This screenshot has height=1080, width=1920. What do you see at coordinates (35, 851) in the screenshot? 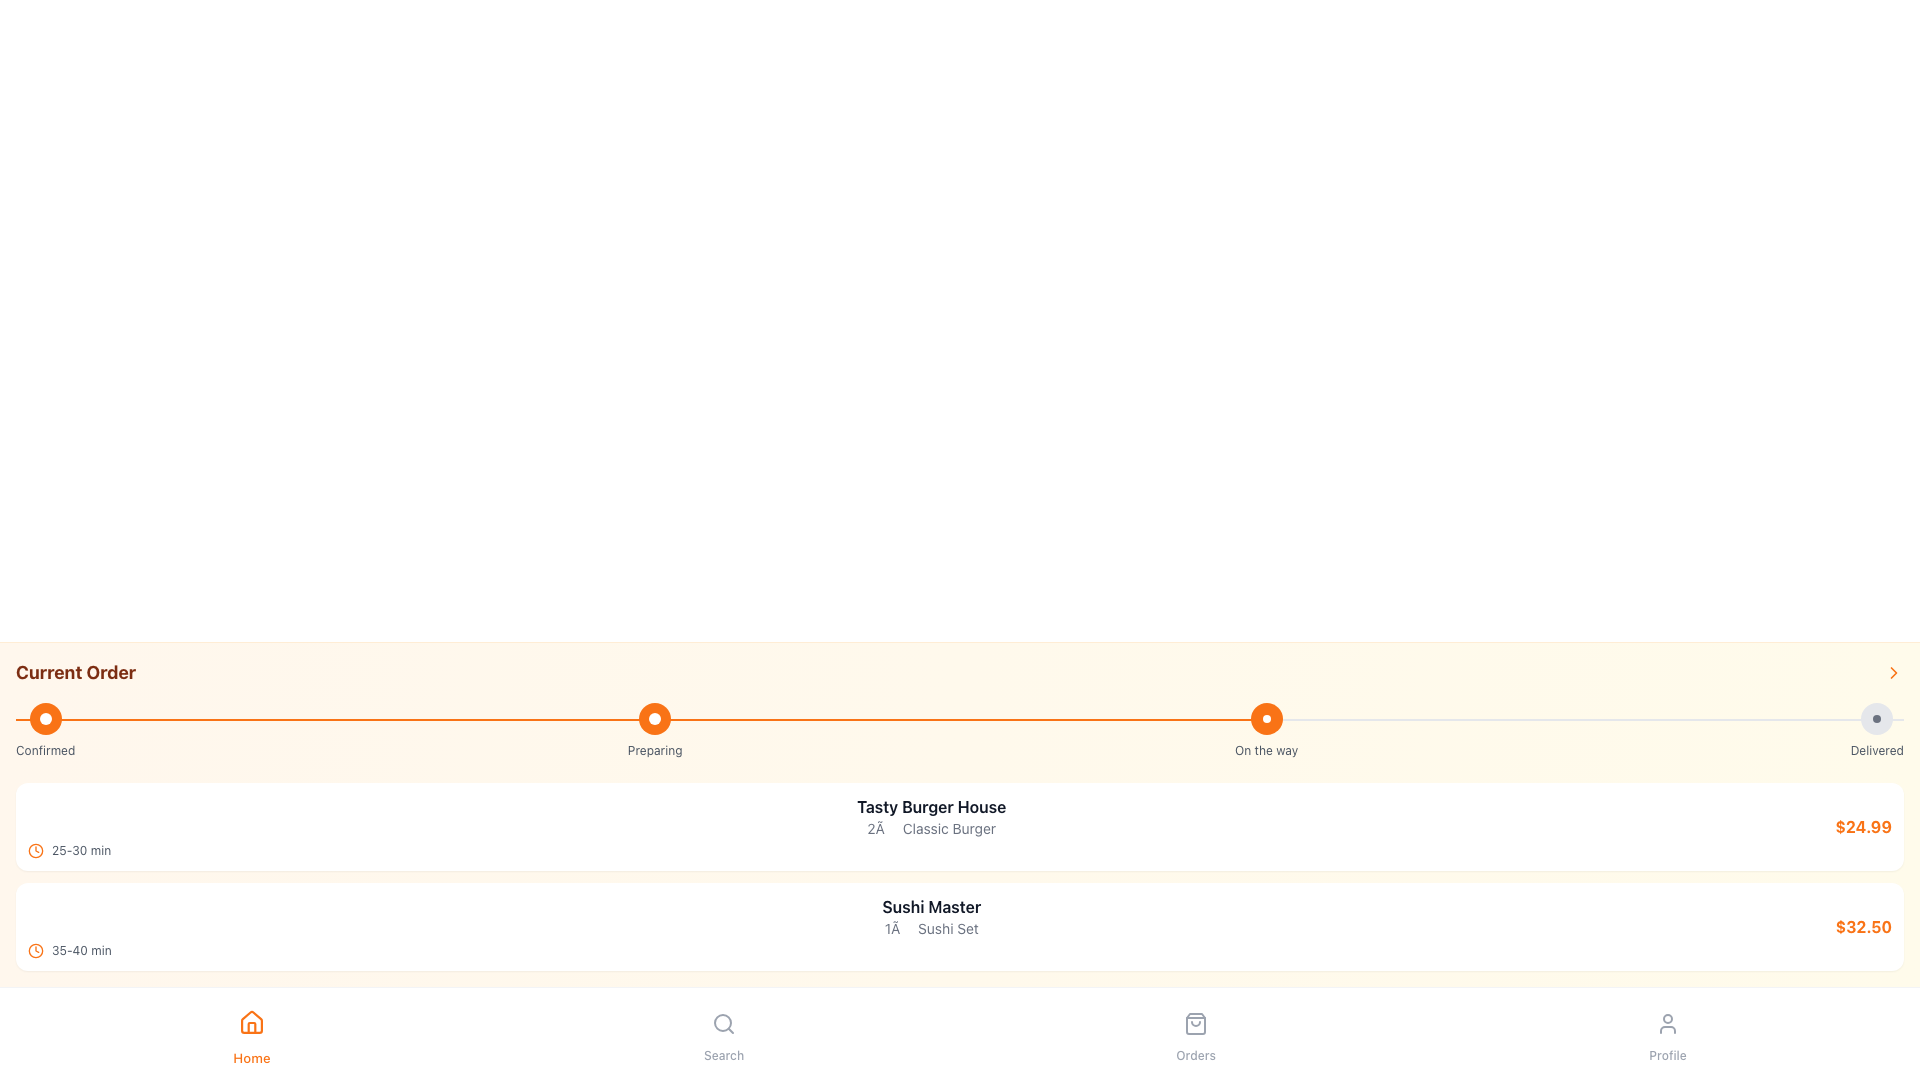
I see `the circular shape of the Circle element within the SVG clock icon, which is part of a horizontal layout next to a text element displaying a duration` at bounding box center [35, 851].